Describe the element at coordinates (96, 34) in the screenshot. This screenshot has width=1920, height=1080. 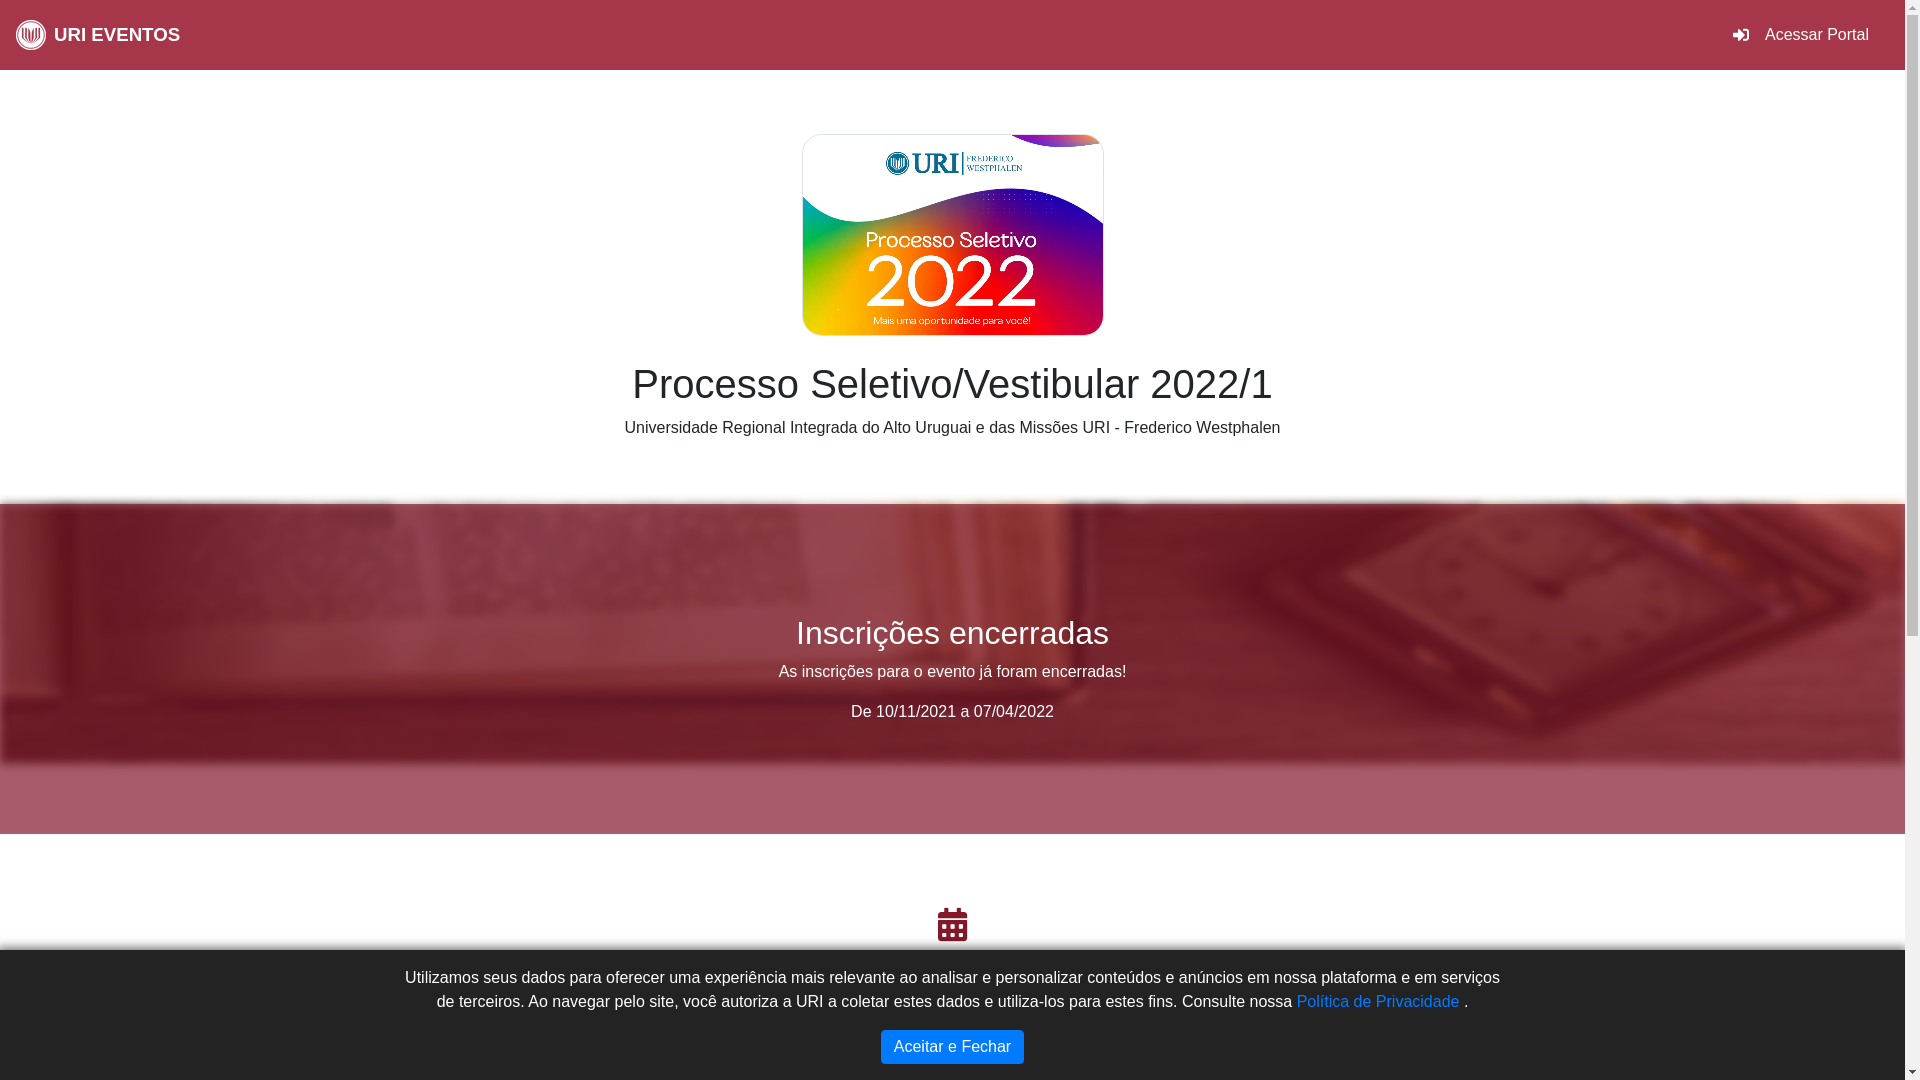
I see `'URI EVENTOS'` at that location.